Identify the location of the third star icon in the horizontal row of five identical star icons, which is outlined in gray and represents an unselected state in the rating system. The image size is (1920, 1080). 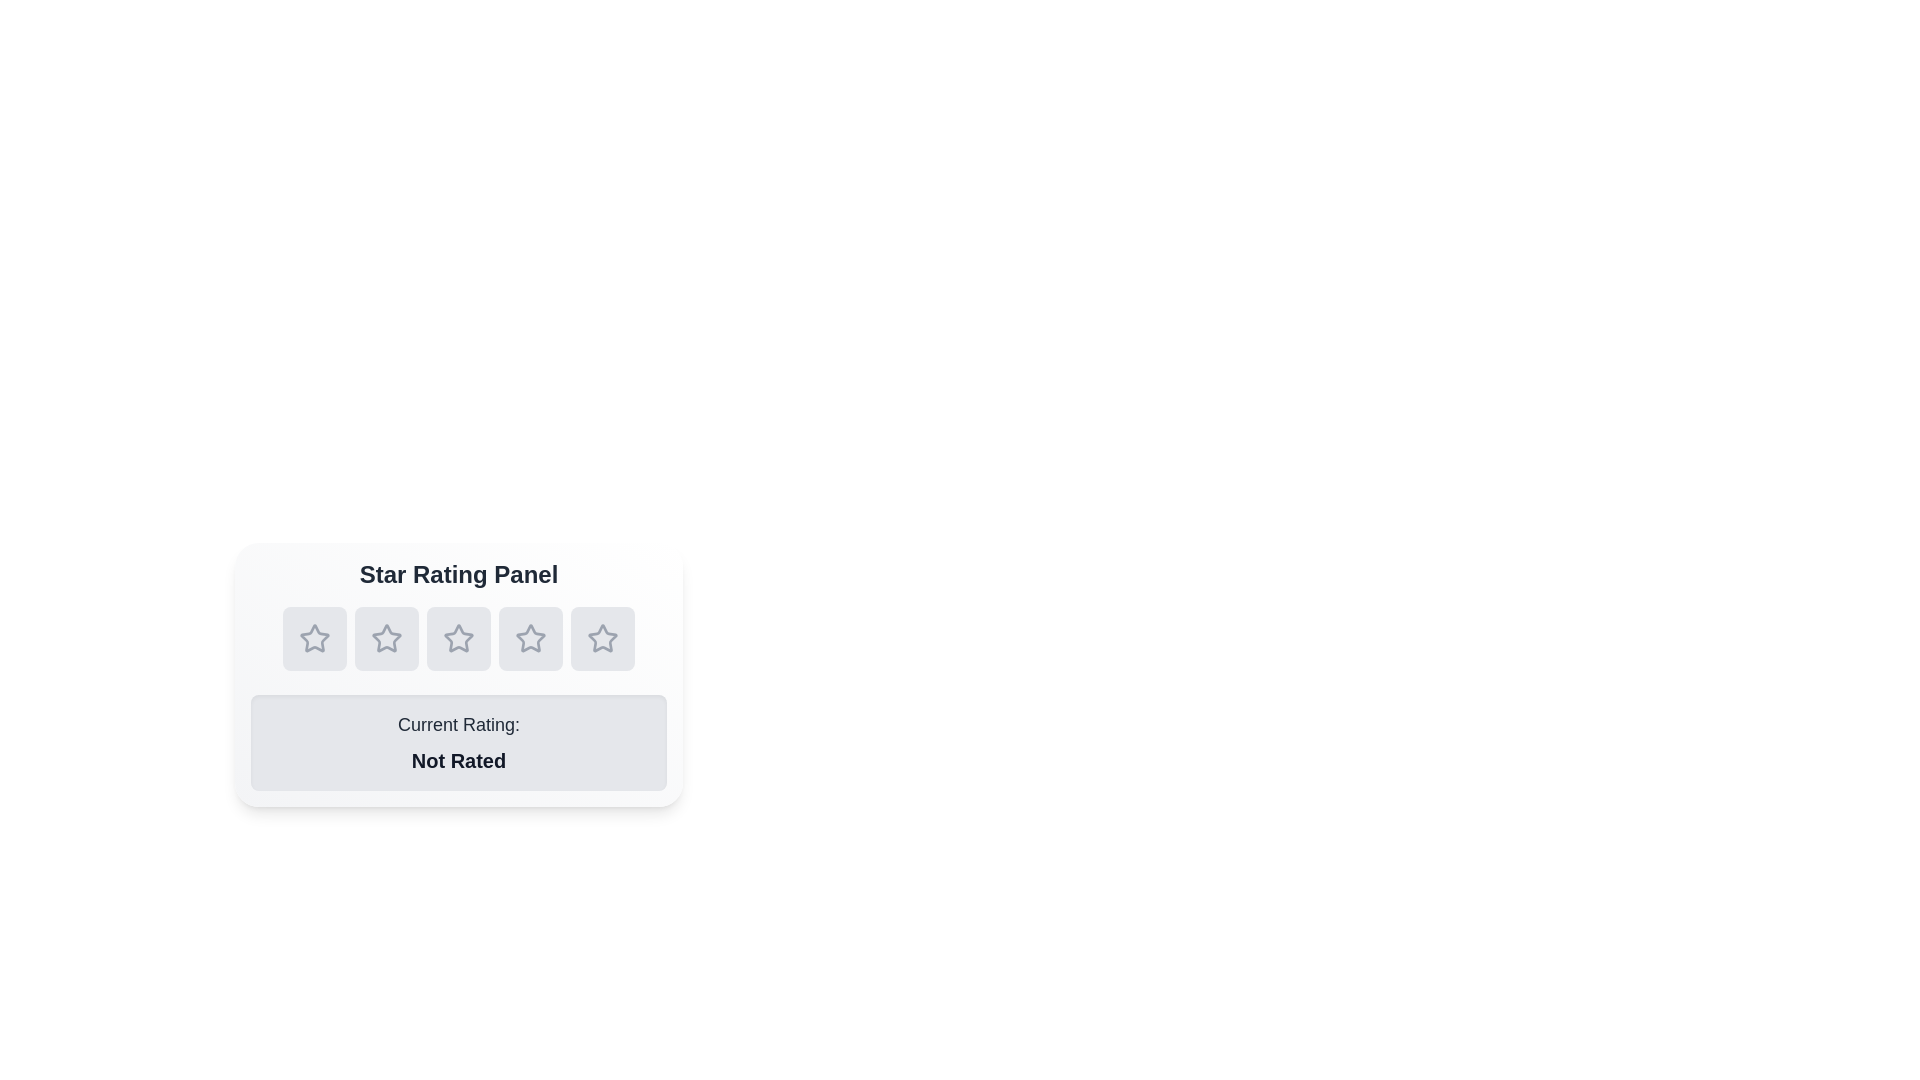
(458, 639).